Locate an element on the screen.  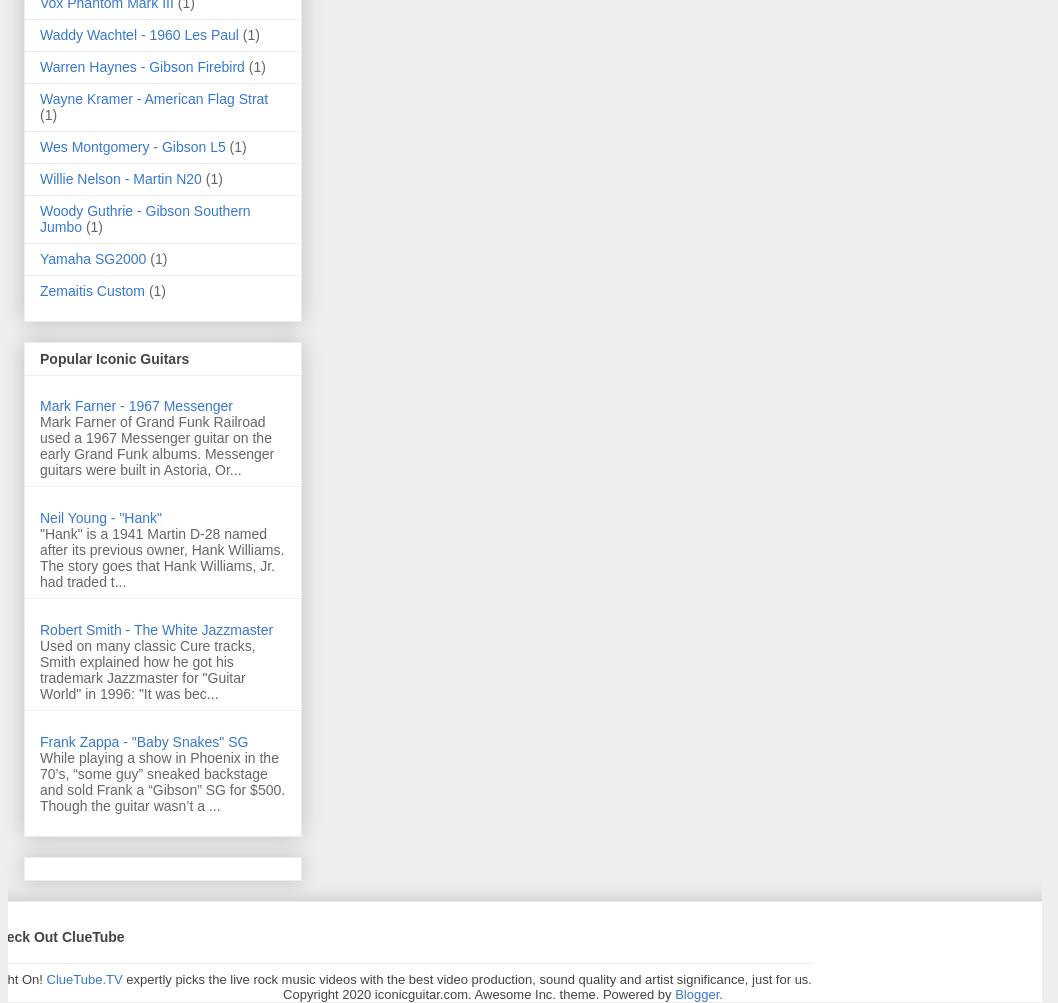
'Warren Haynes - Gibson Firebird' is located at coordinates (39, 65).